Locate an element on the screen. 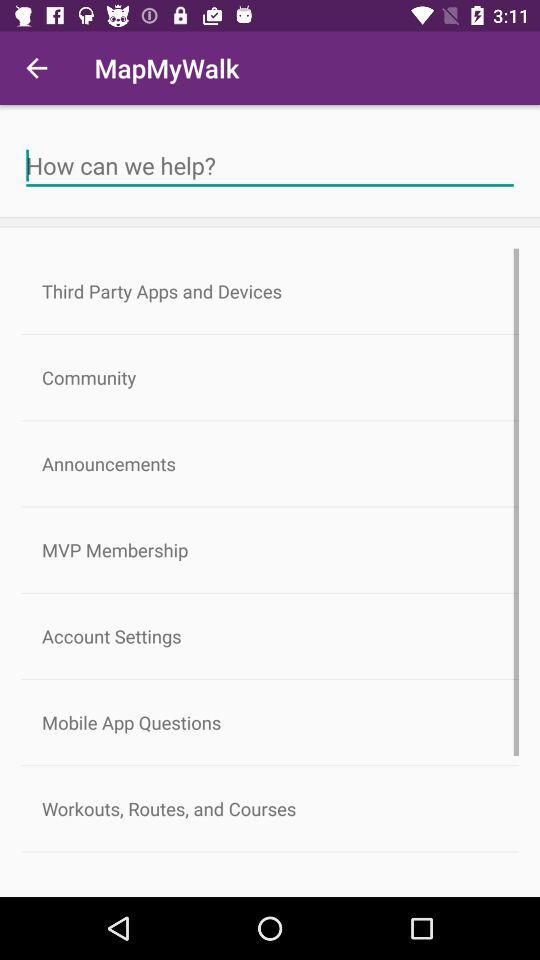 The image size is (540, 960). the mobile app questions icon is located at coordinates (270, 721).